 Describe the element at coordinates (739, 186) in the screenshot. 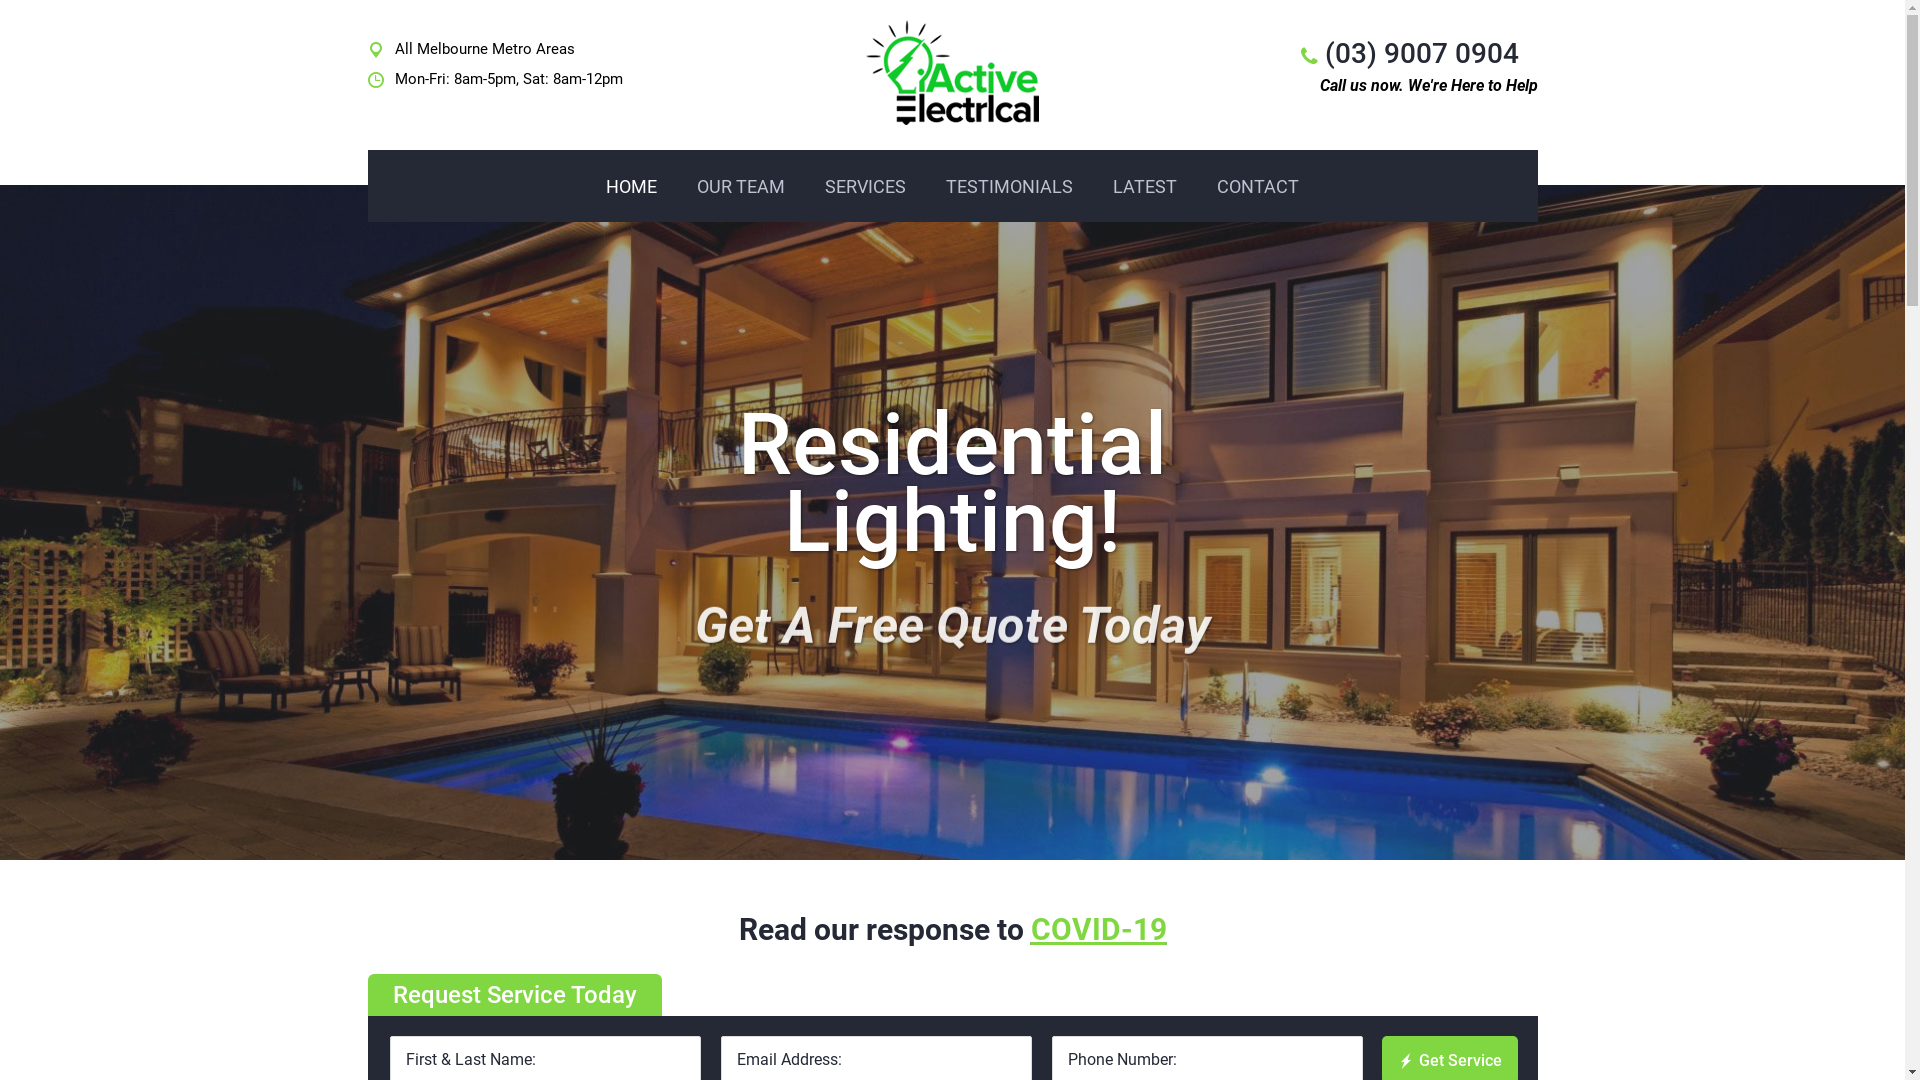

I see `'OUR TEAM'` at that location.